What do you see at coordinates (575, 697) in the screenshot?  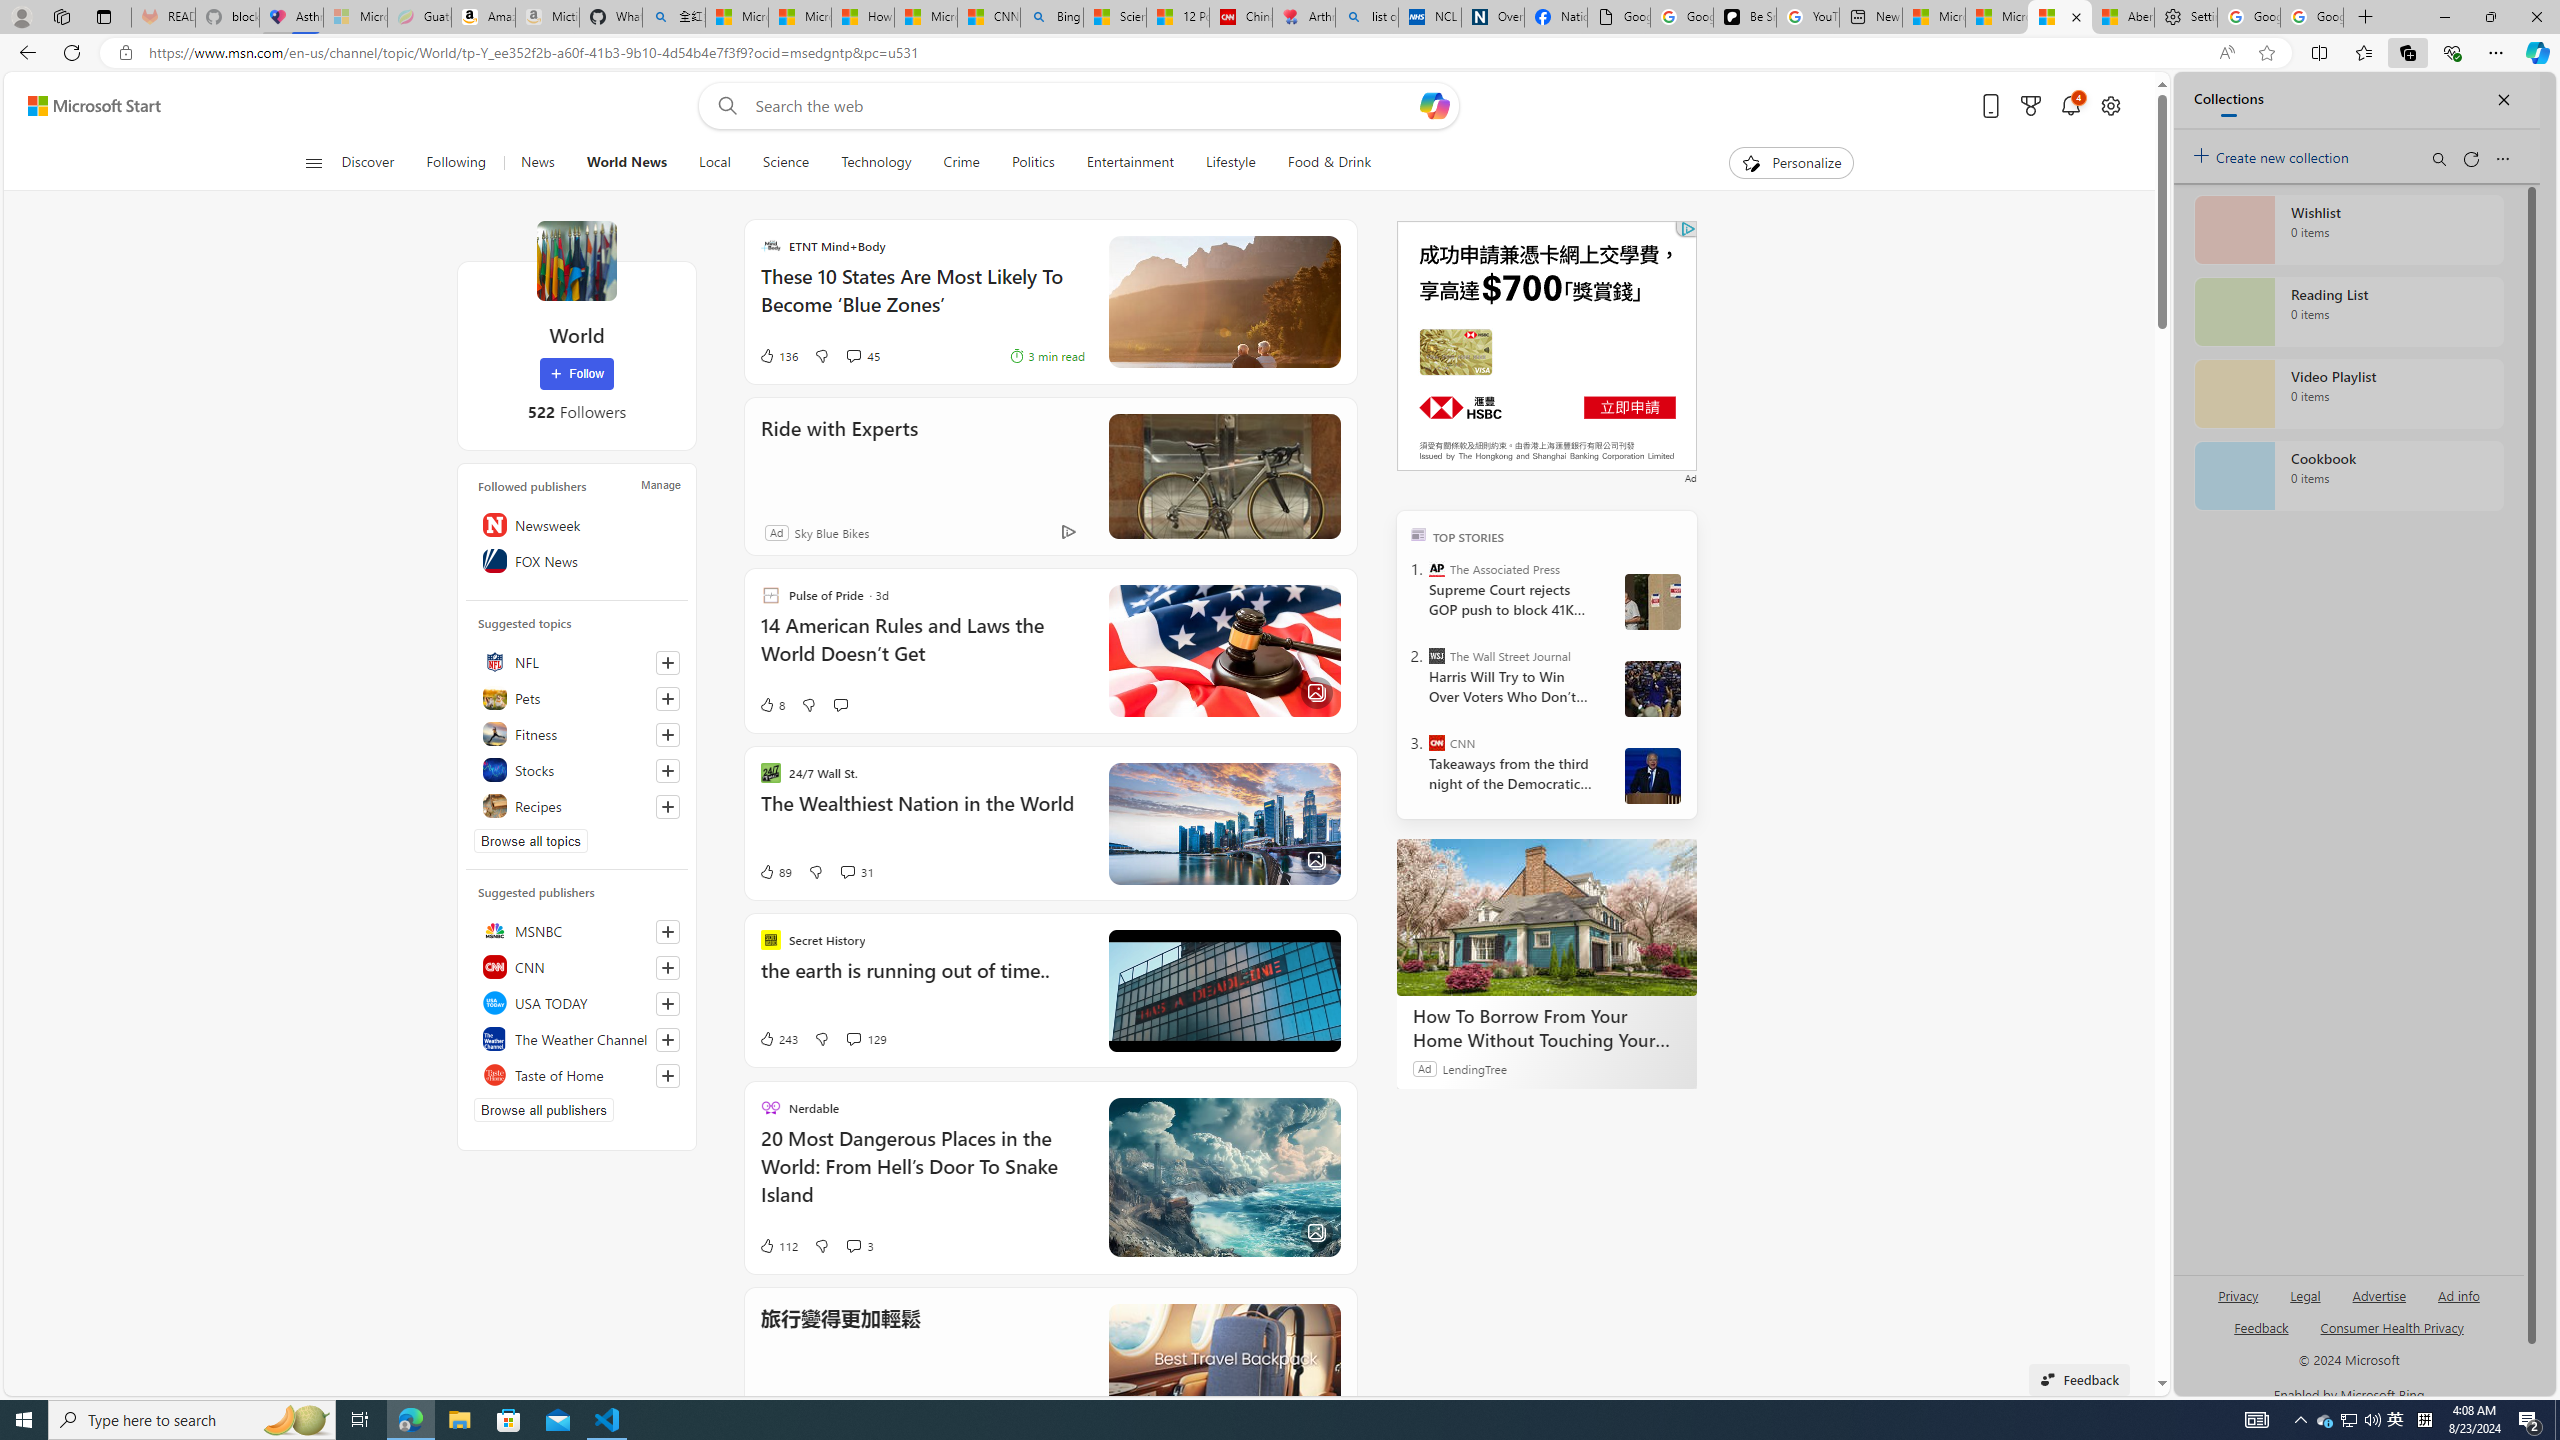 I see `'Pets'` at bounding box center [575, 697].